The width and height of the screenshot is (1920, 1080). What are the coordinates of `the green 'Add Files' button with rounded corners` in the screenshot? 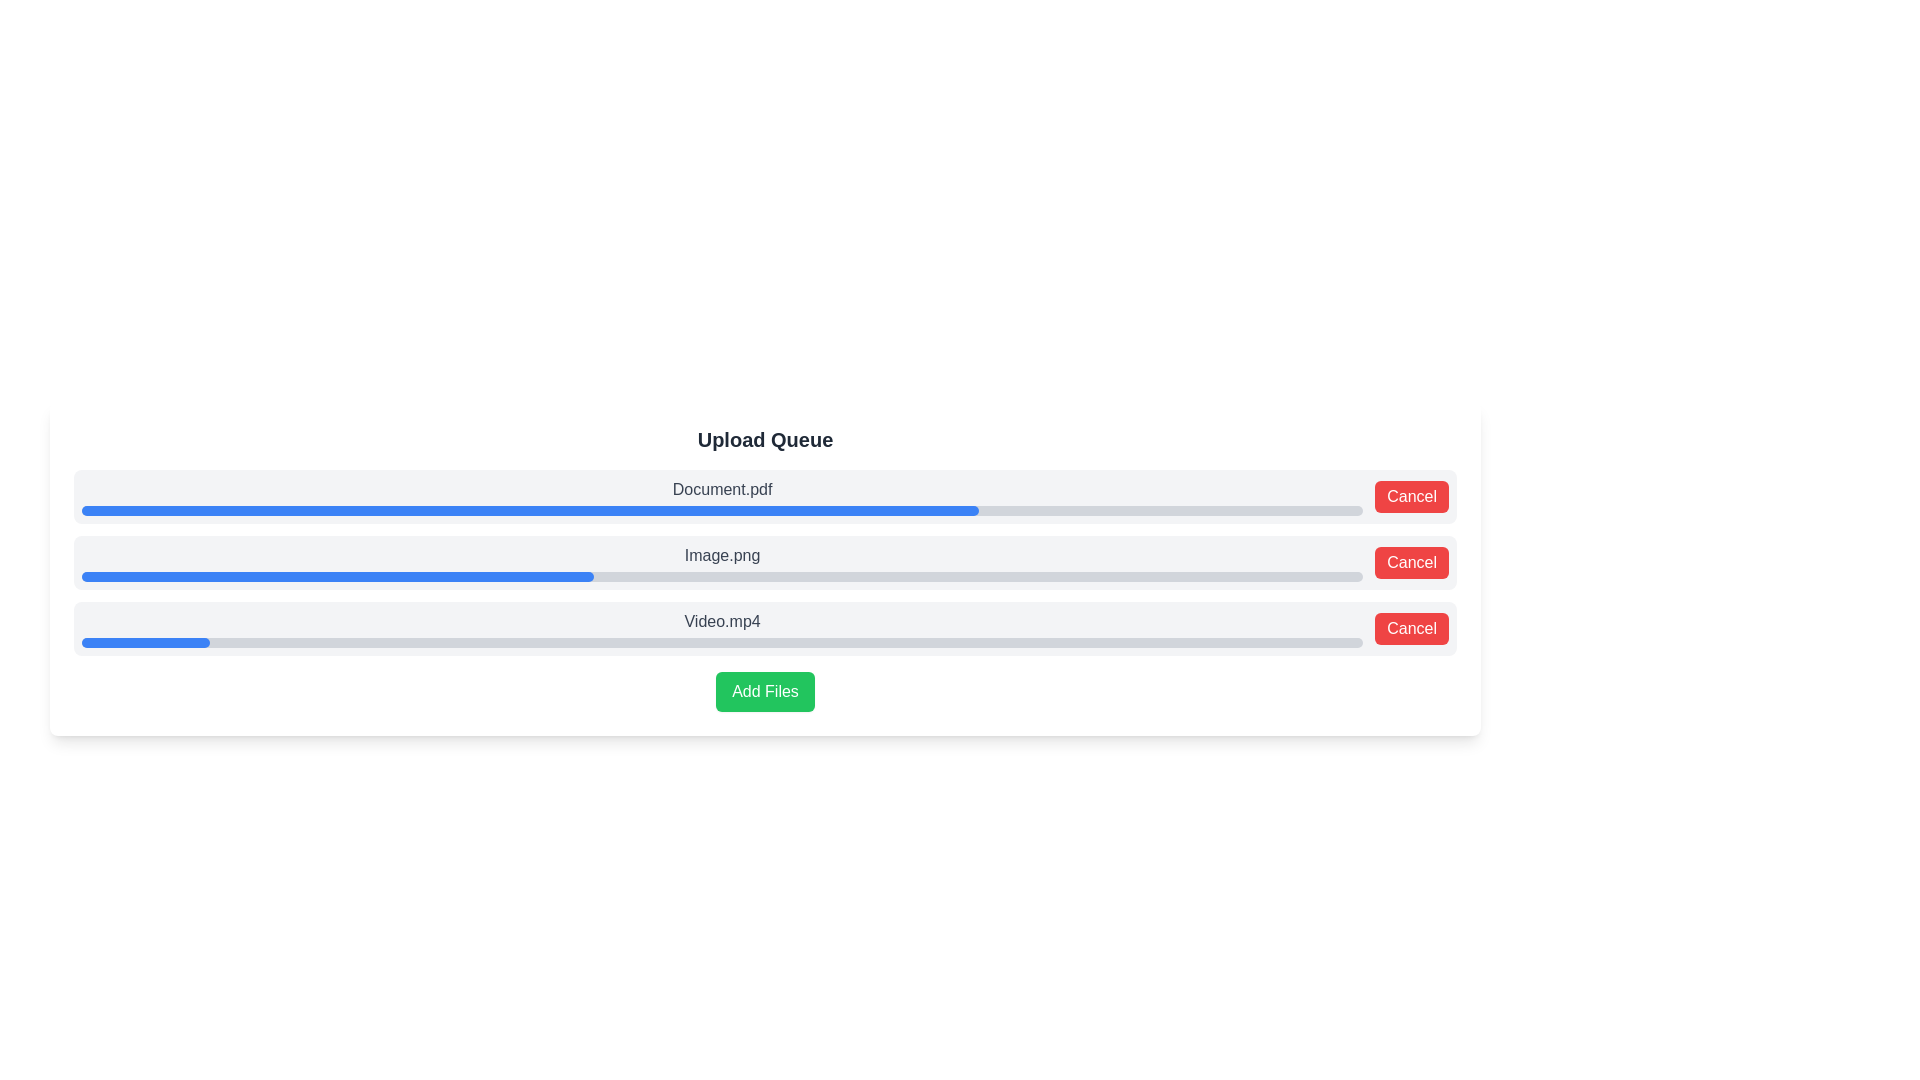 It's located at (764, 690).